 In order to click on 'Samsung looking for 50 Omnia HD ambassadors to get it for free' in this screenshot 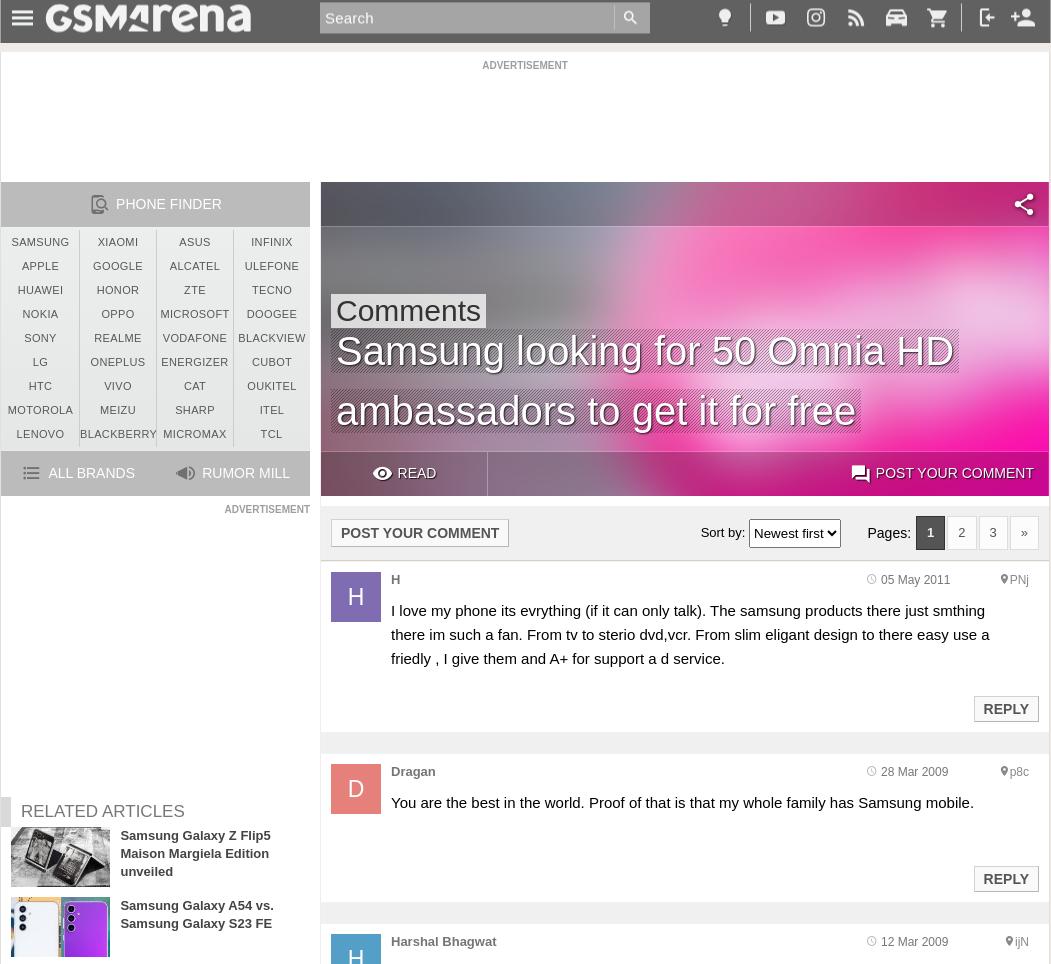, I will do `click(643, 380)`.